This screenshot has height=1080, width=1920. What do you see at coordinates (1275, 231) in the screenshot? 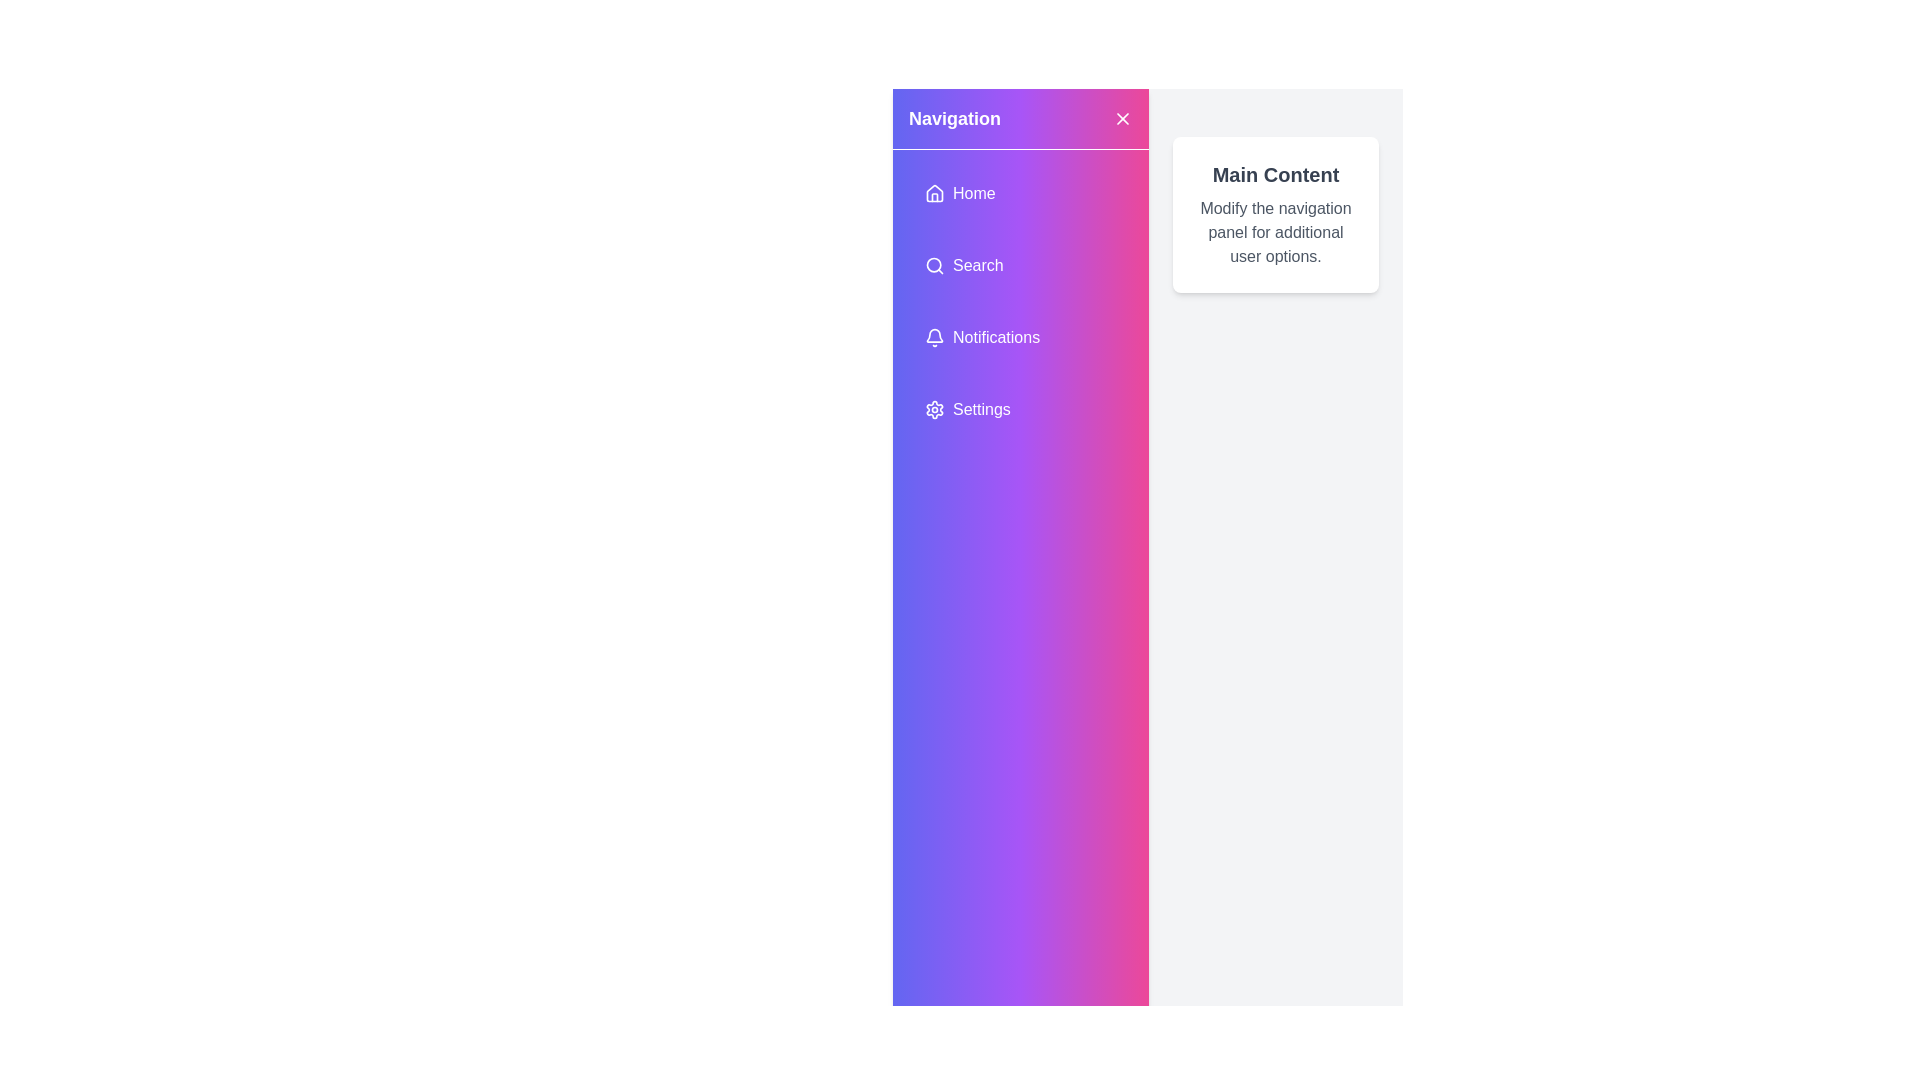
I see `the text element that reads 'Modify the navigation panel for additional user options', which is styled with gray text and positioned below the heading 'Main Content'` at bounding box center [1275, 231].